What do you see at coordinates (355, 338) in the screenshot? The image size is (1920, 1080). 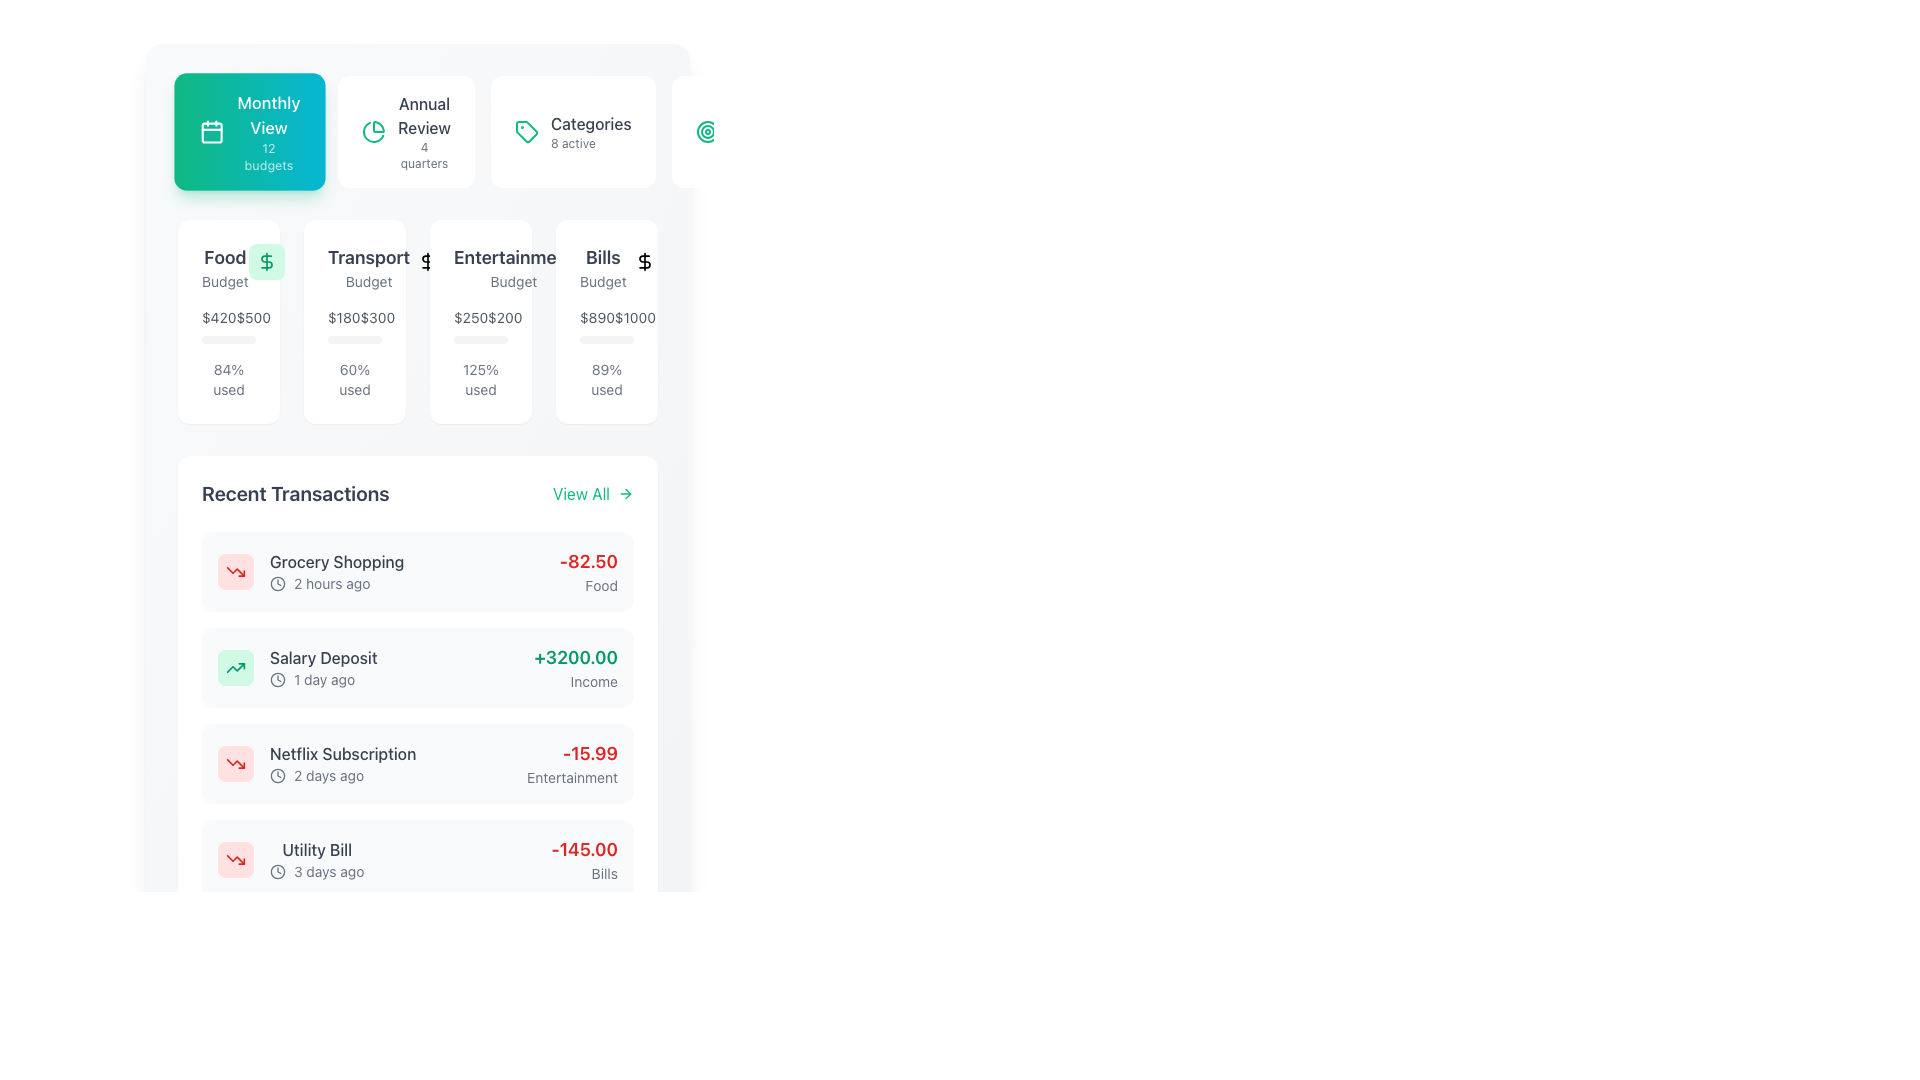 I see `the progress bar located in the second card under the 'Monthly View' section, which indicates a completion level of 60% with a cyan-filled inner portion` at bounding box center [355, 338].